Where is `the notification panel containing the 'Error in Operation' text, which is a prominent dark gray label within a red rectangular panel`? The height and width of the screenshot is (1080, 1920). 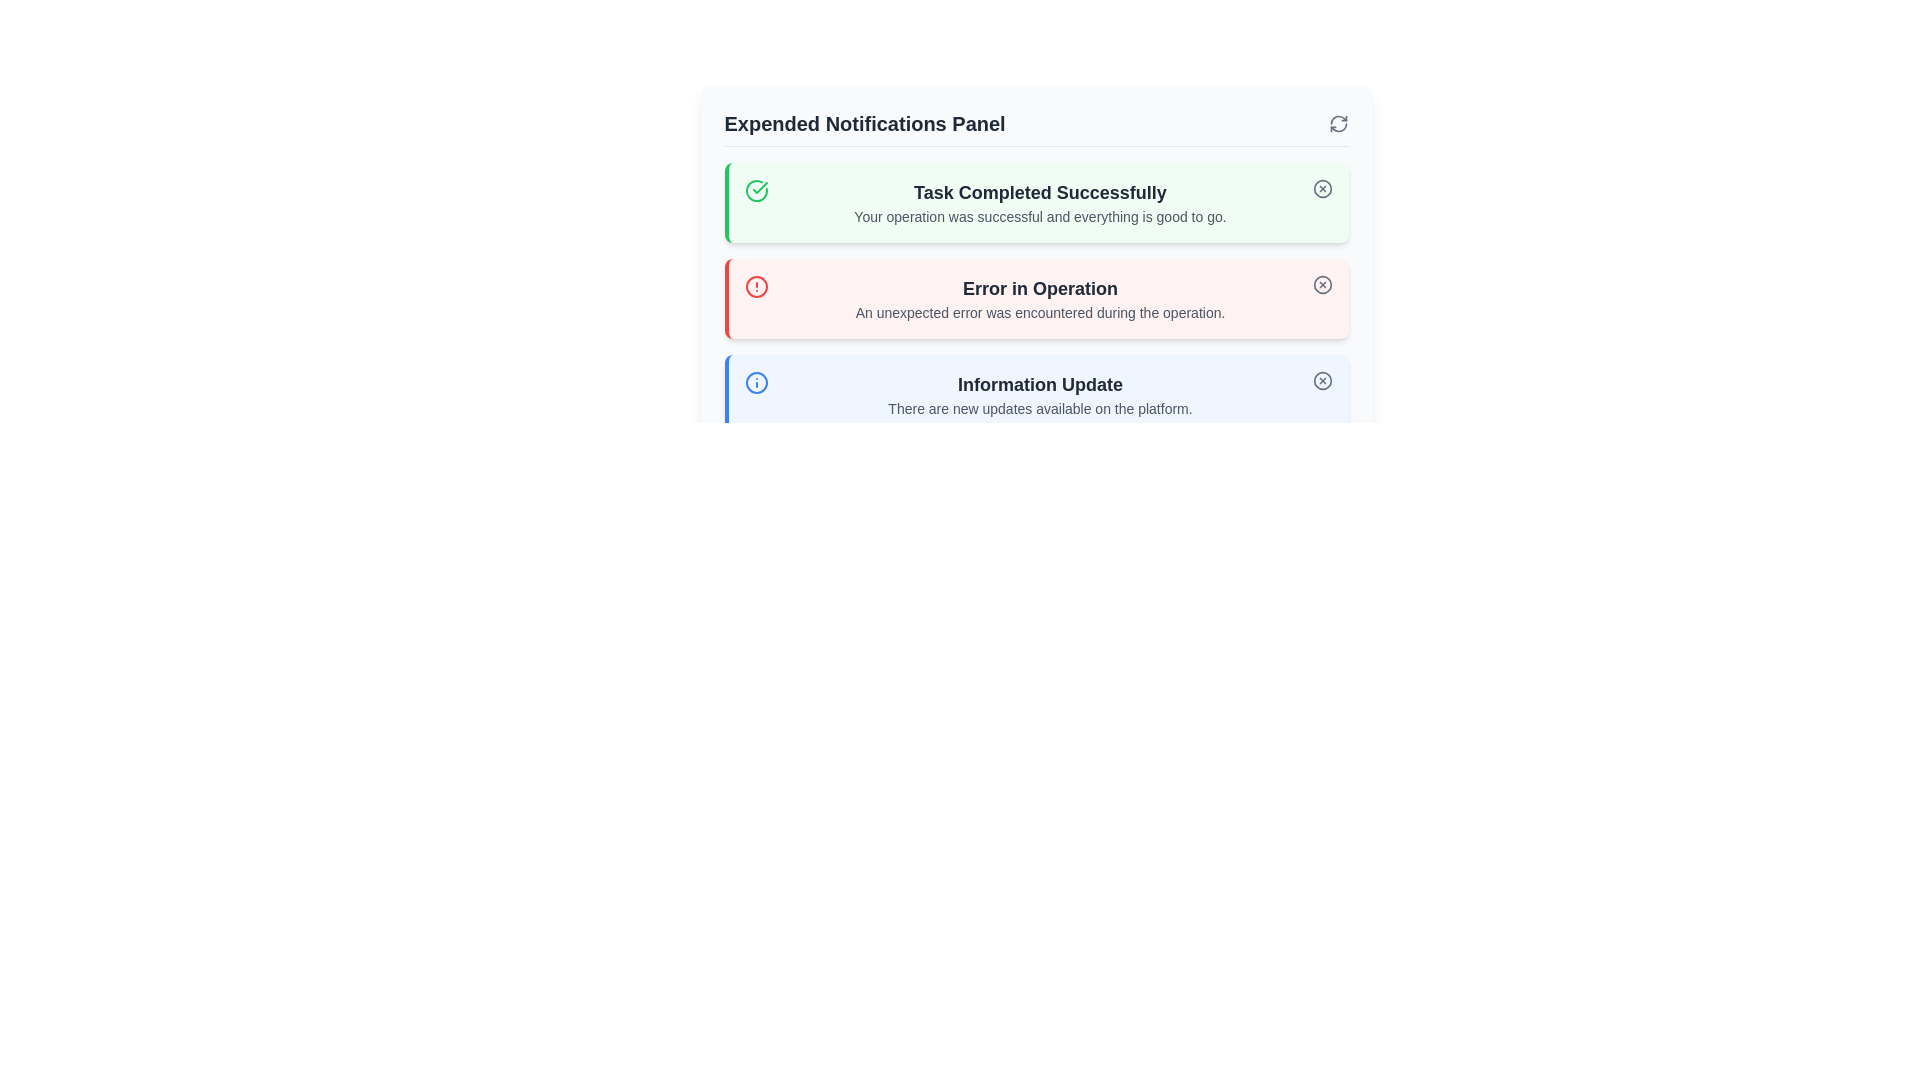 the notification panel containing the 'Error in Operation' text, which is a prominent dark gray label within a red rectangular panel is located at coordinates (1040, 289).